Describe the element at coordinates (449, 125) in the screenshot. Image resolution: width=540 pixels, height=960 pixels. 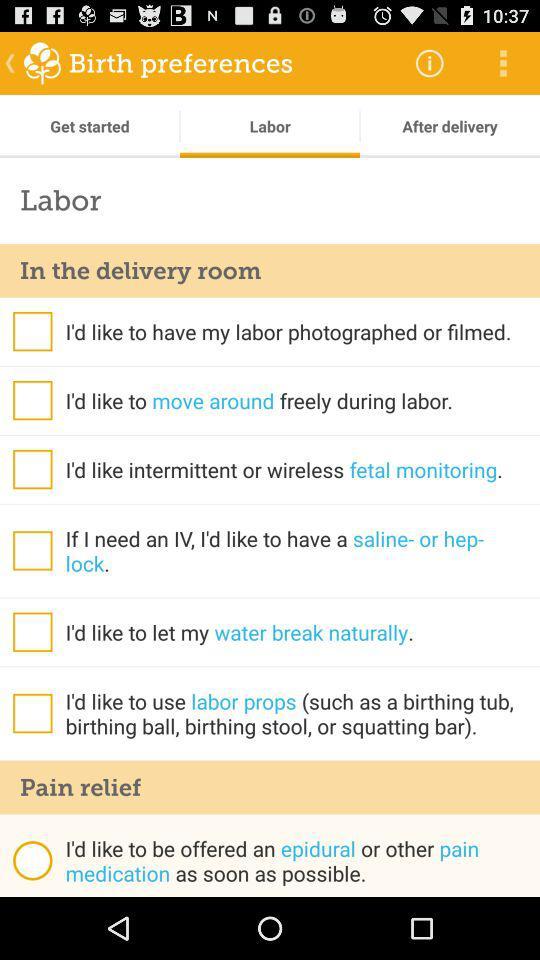
I see `the icon above labor` at that location.